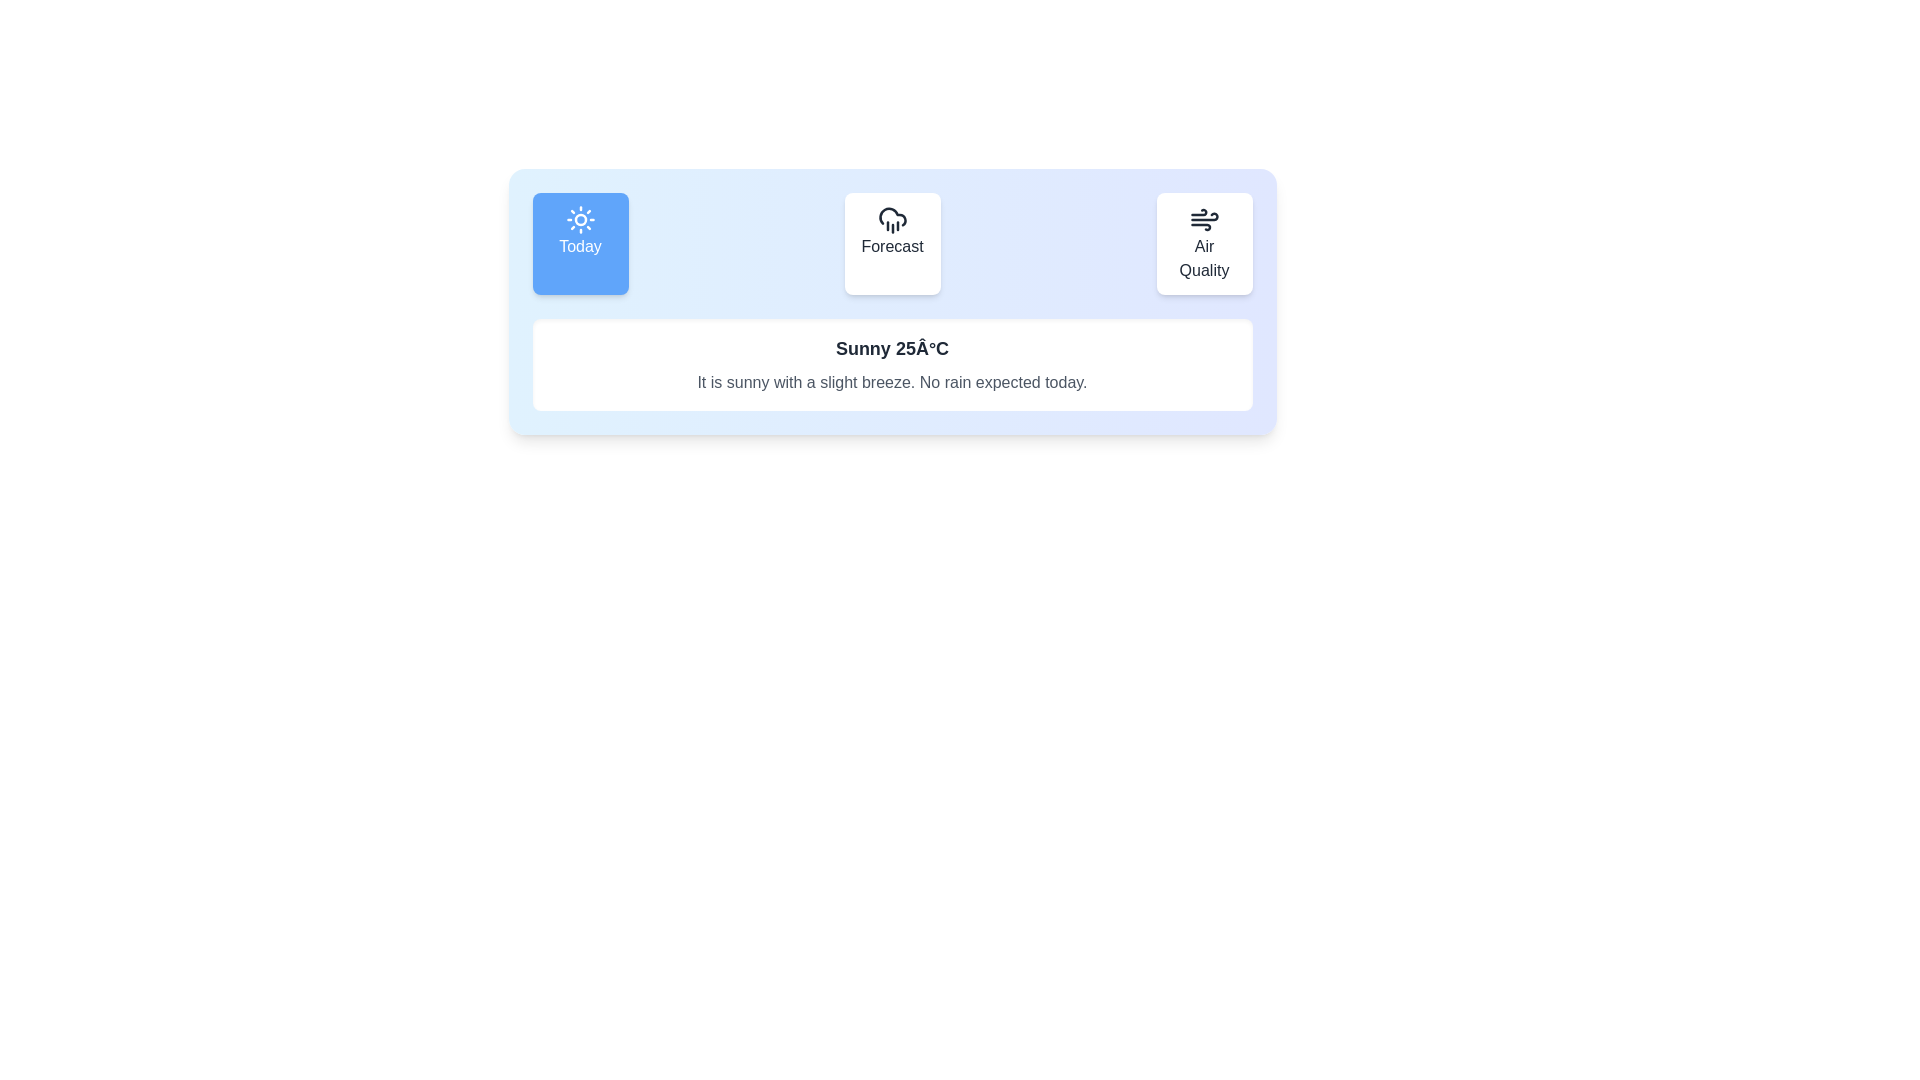  What do you see at coordinates (579, 242) in the screenshot?
I see `the Today tab` at bounding box center [579, 242].